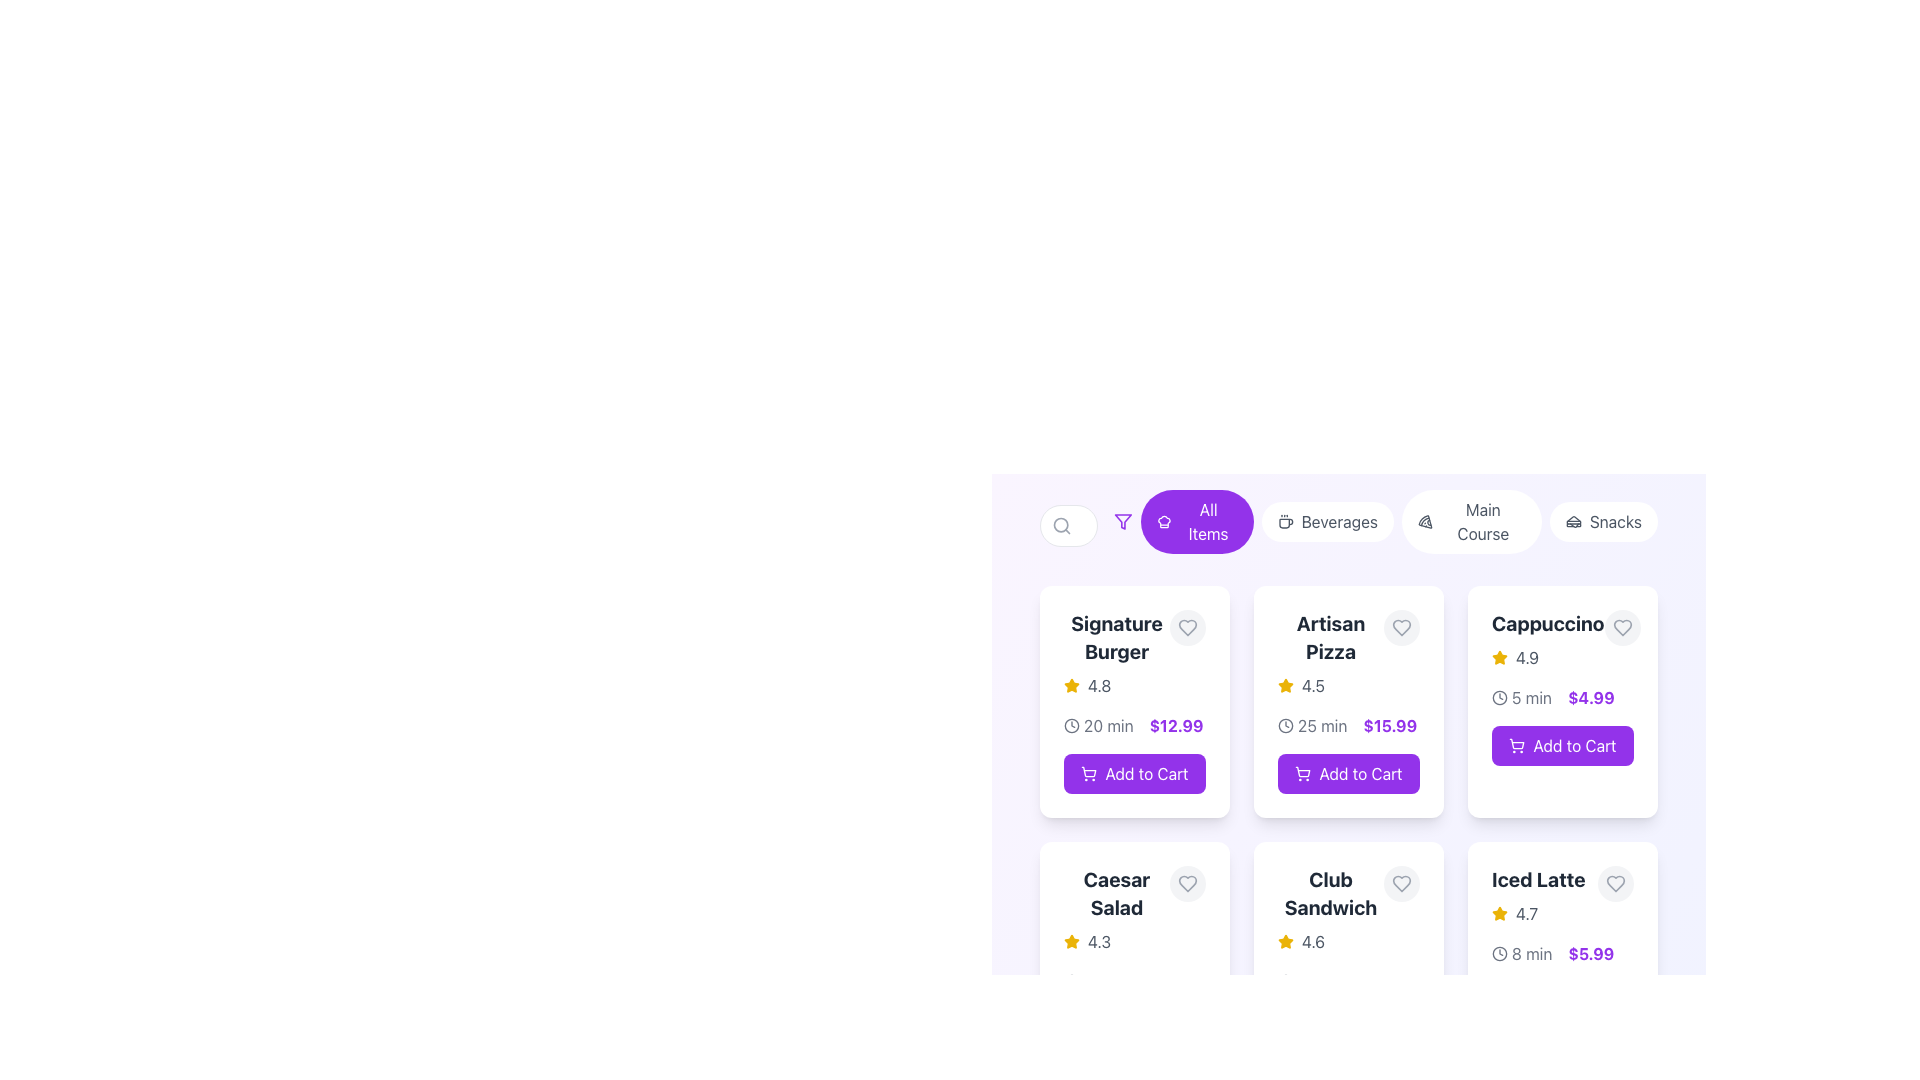 The width and height of the screenshot is (1920, 1080). What do you see at coordinates (1471, 520) in the screenshot?
I see `the 'Main Course' category menu item, which is represented by a pizza slice icon and the text 'Main Course', located as the third item in the horizontal menu at the top of the interface` at bounding box center [1471, 520].